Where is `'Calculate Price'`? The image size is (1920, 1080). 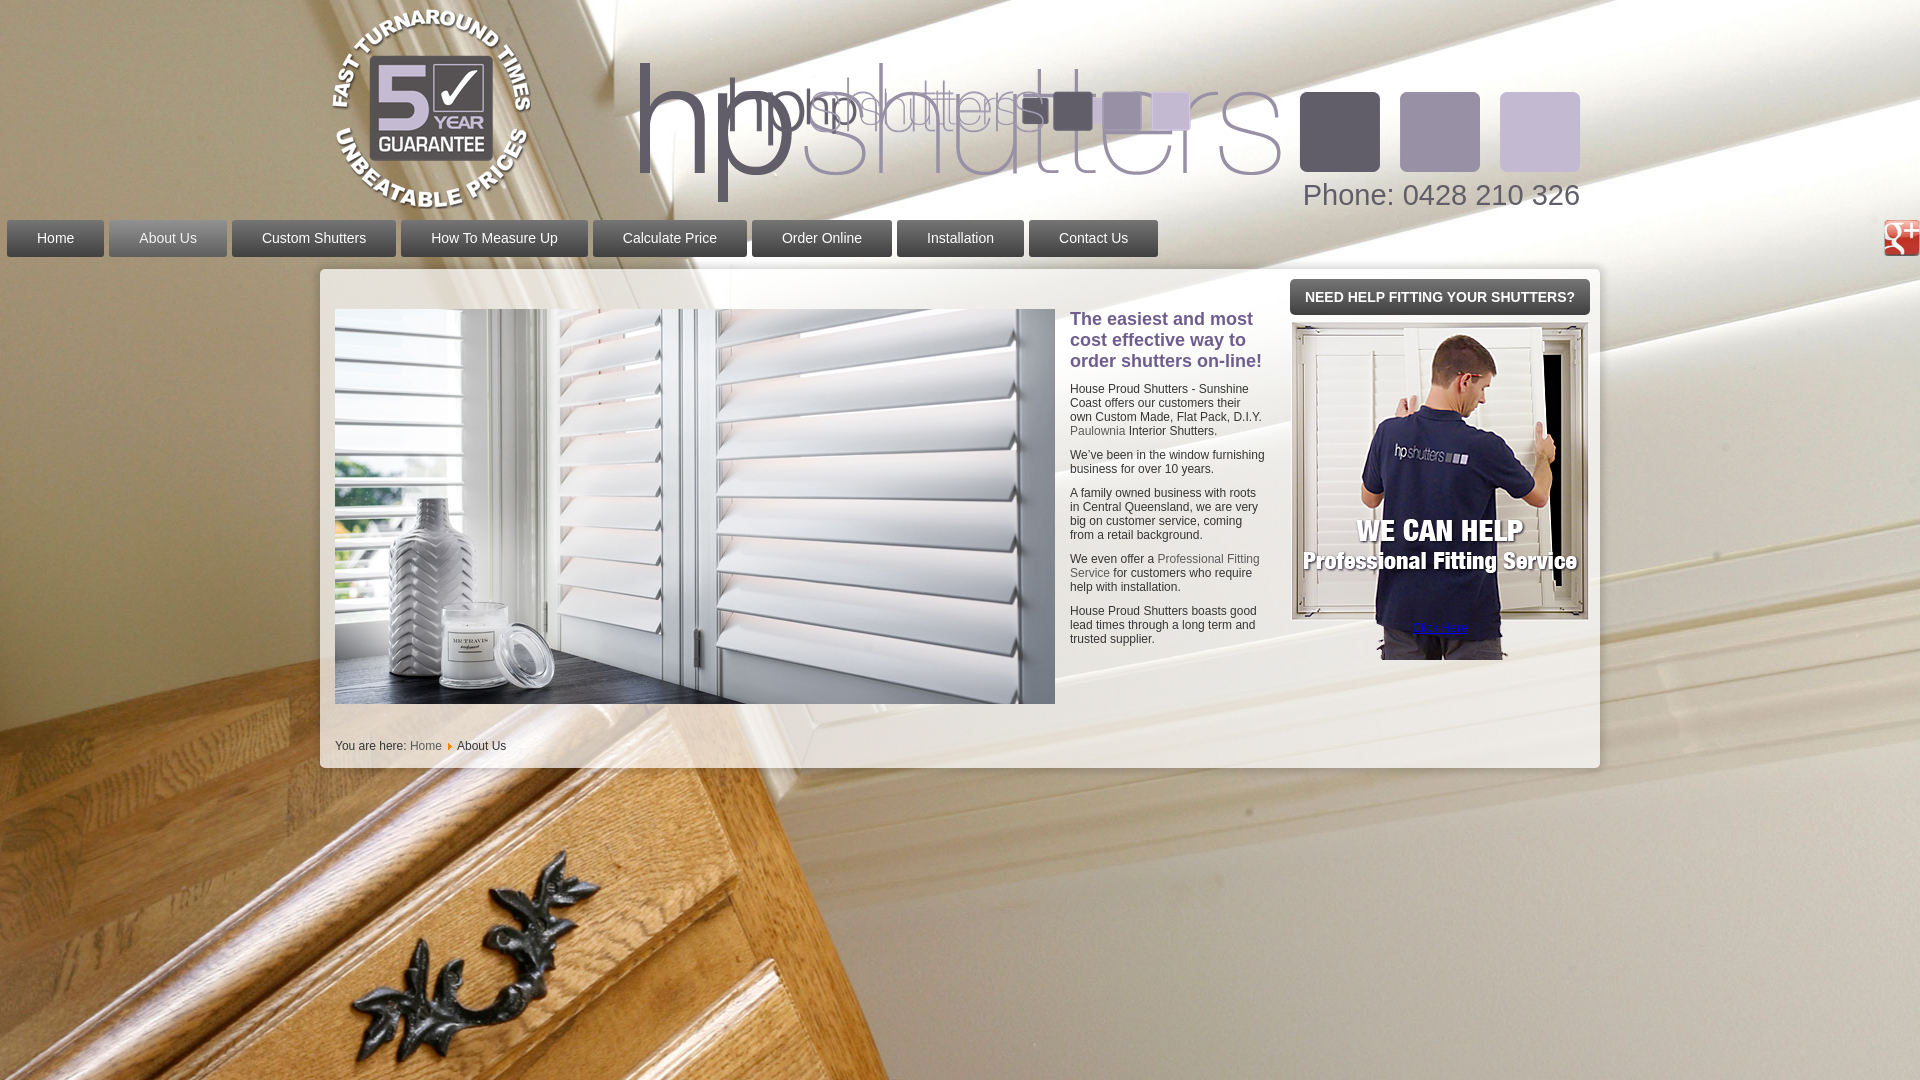 'Calculate Price' is located at coordinates (670, 237).